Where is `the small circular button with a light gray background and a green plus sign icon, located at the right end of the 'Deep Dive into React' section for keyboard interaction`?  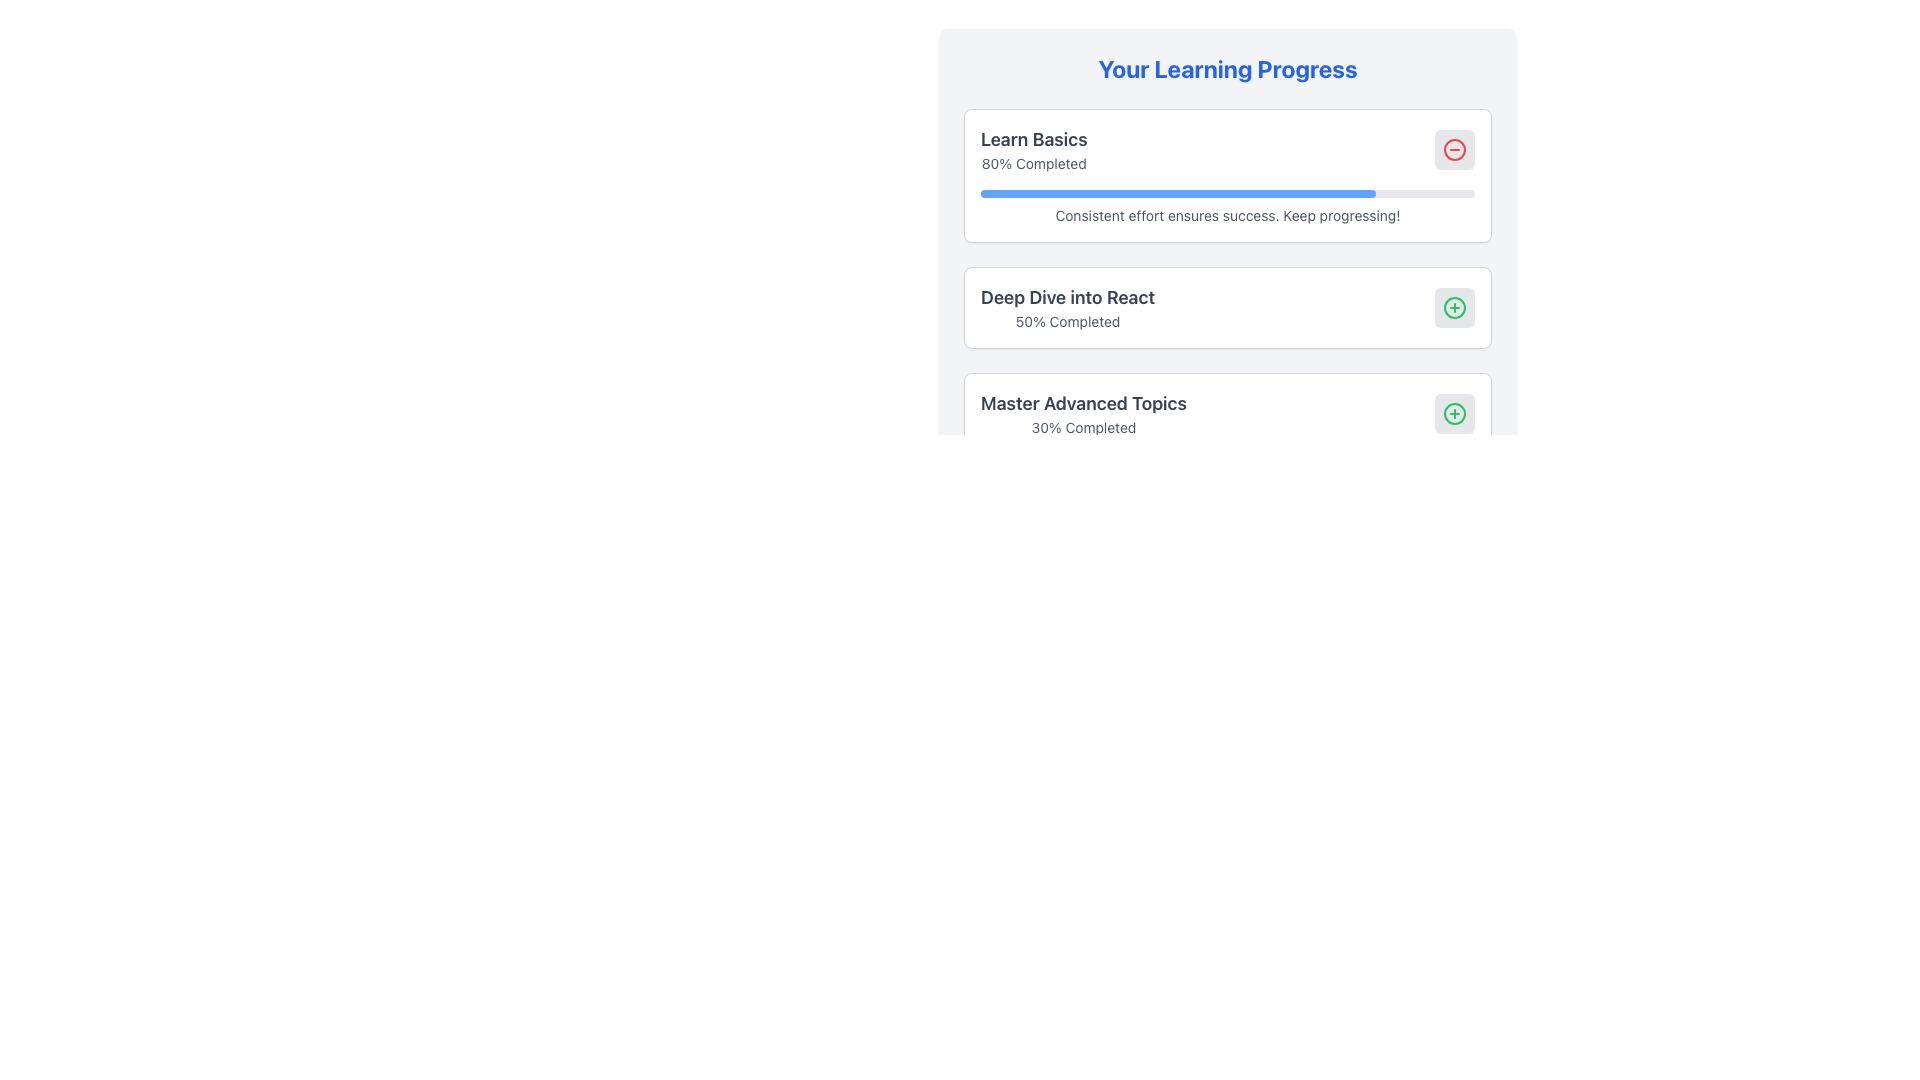 the small circular button with a light gray background and a green plus sign icon, located at the right end of the 'Deep Dive into React' section for keyboard interaction is located at coordinates (1454, 308).